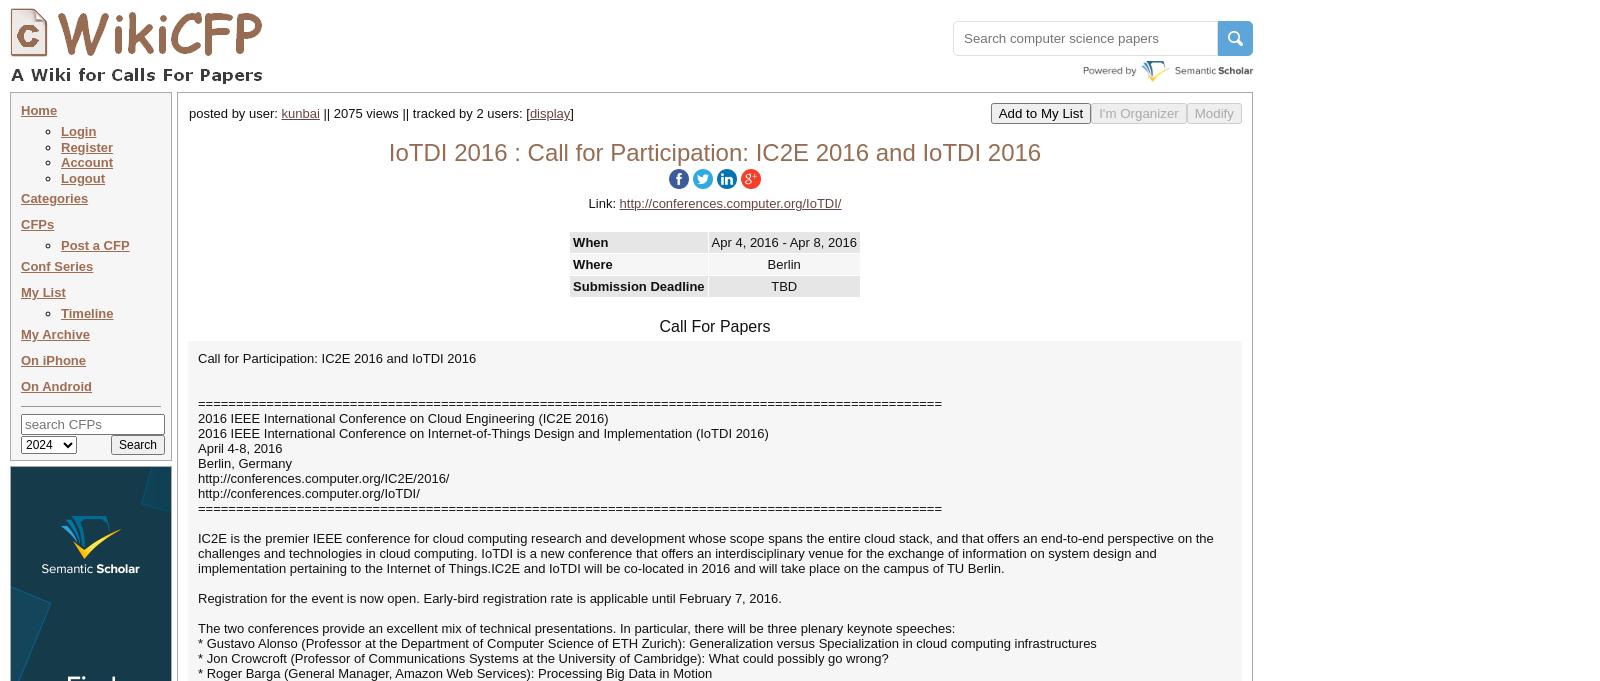 Image resolution: width=1600 pixels, height=681 pixels. What do you see at coordinates (587, 203) in the screenshot?
I see `'Link:'` at bounding box center [587, 203].